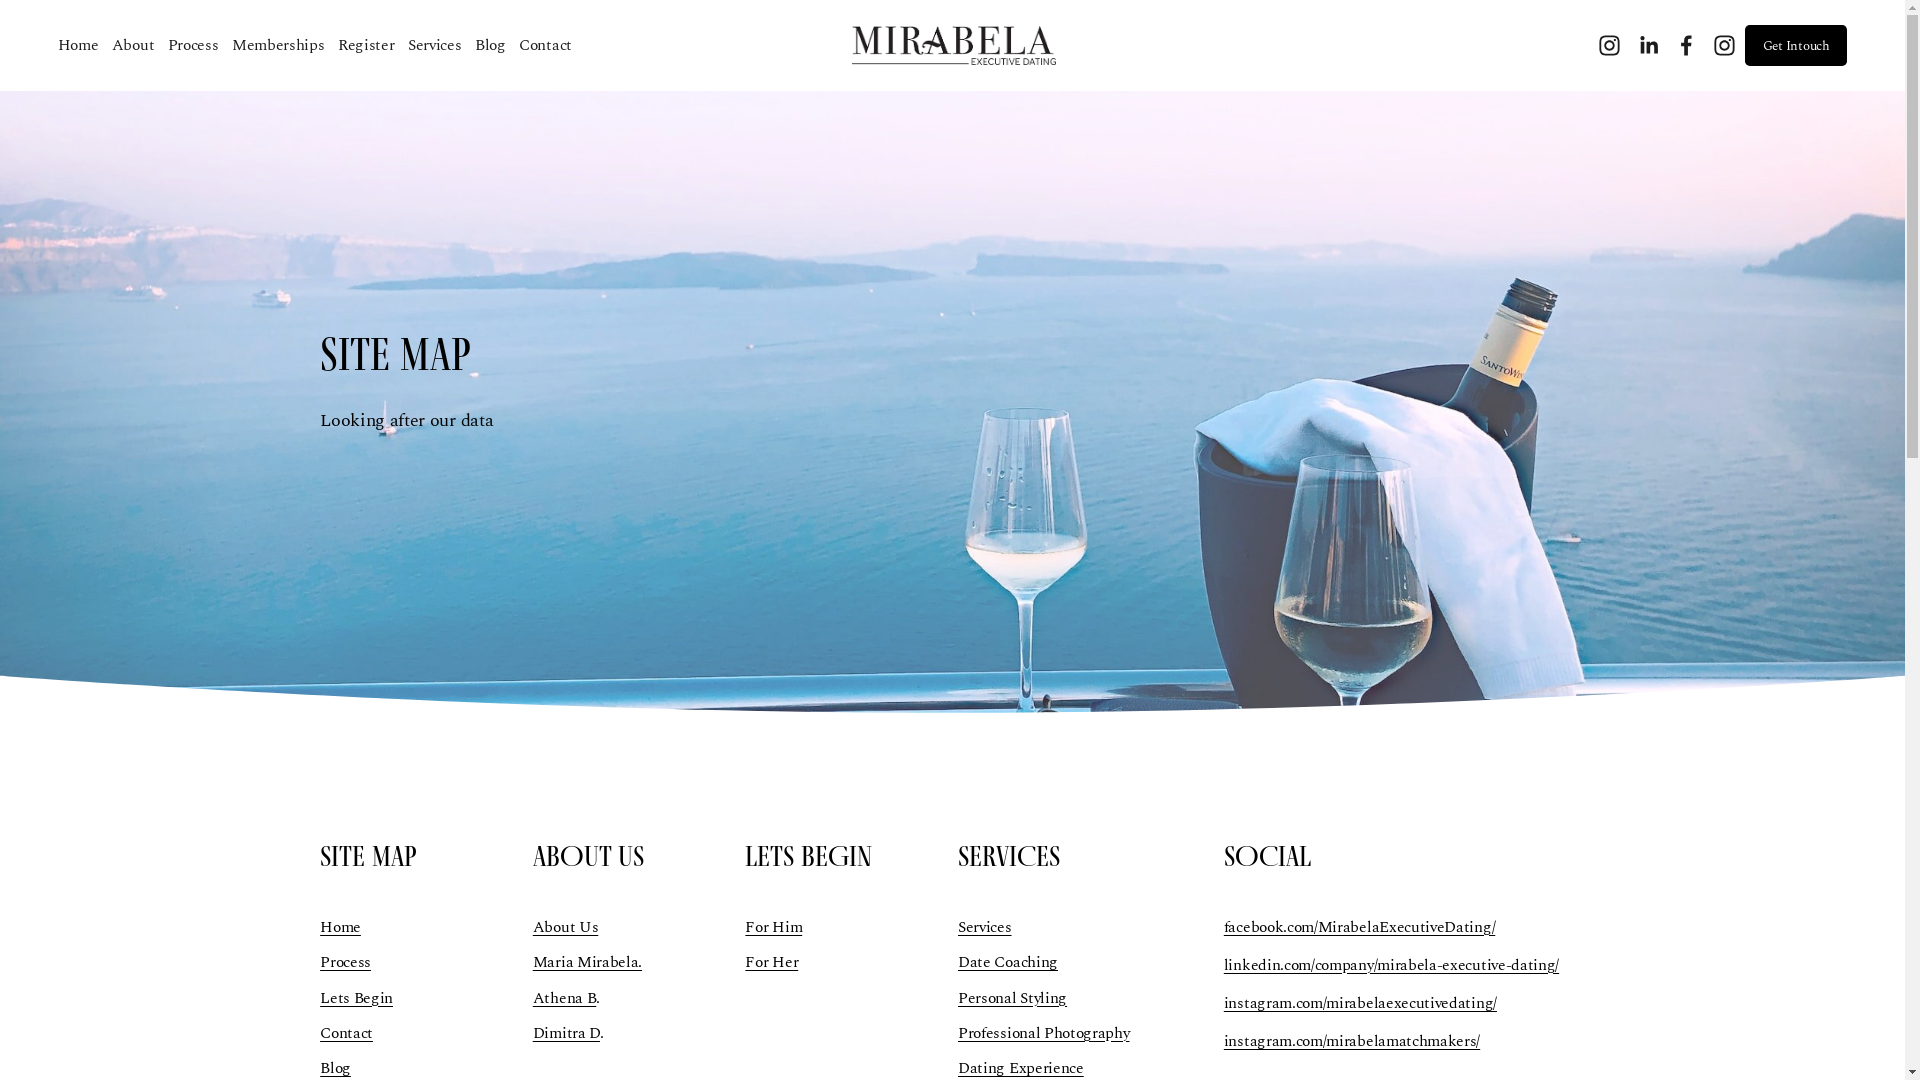 This screenshot has height=1080, width=1920. Describe the element at coordinates (1008, 960) in the screenshot. I see `'Date Coaching'` at that location.